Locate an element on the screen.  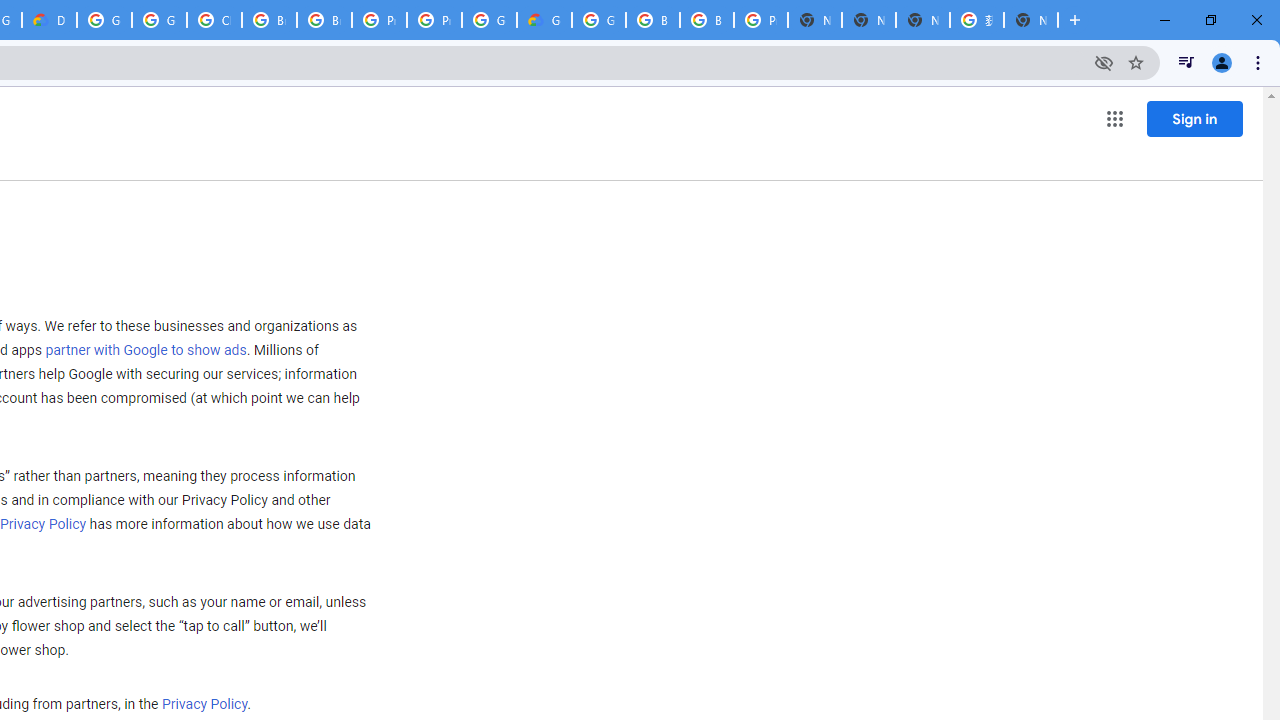
'Google Cloud Estimate Summary' is located at coordinates (544, 20).